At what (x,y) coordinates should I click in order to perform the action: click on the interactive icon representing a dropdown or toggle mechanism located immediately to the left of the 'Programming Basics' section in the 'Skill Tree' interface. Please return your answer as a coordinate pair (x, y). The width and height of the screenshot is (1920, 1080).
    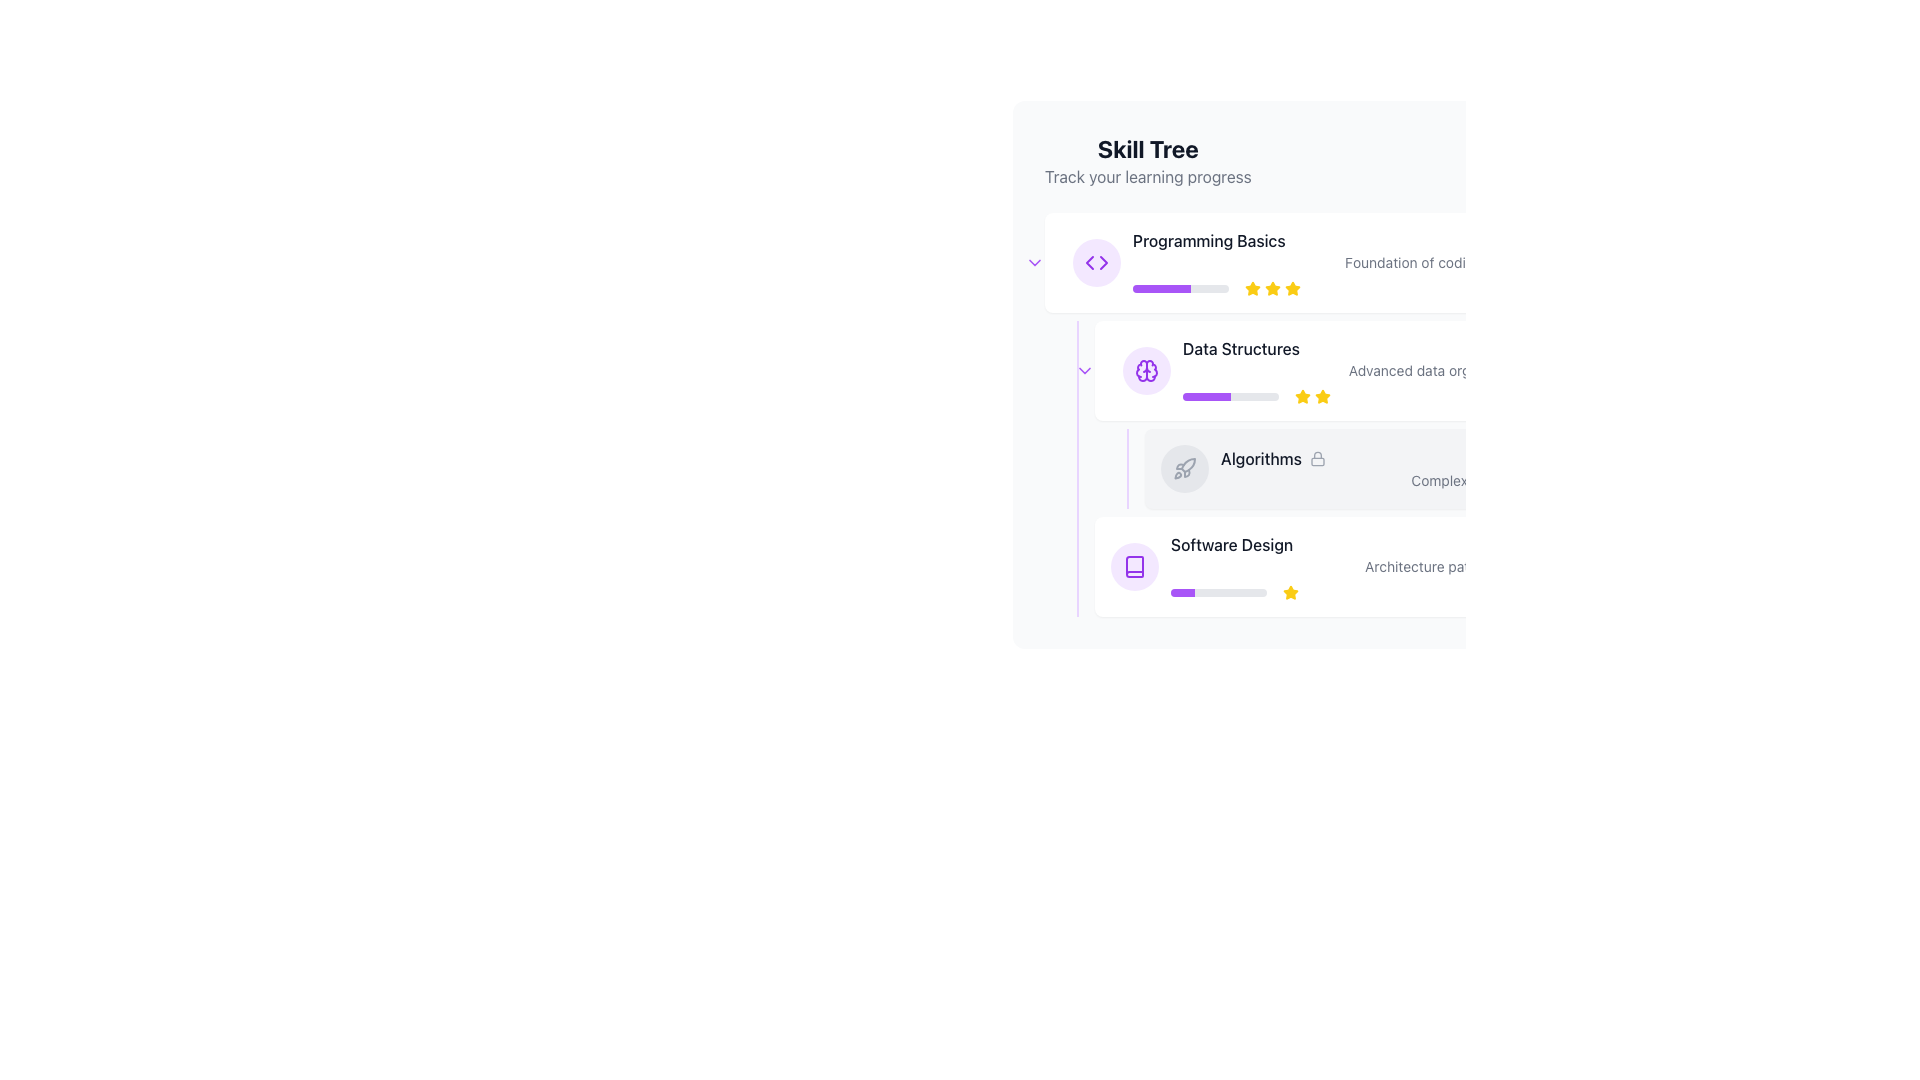
    Looking at the image, I should click on (1035, 261).